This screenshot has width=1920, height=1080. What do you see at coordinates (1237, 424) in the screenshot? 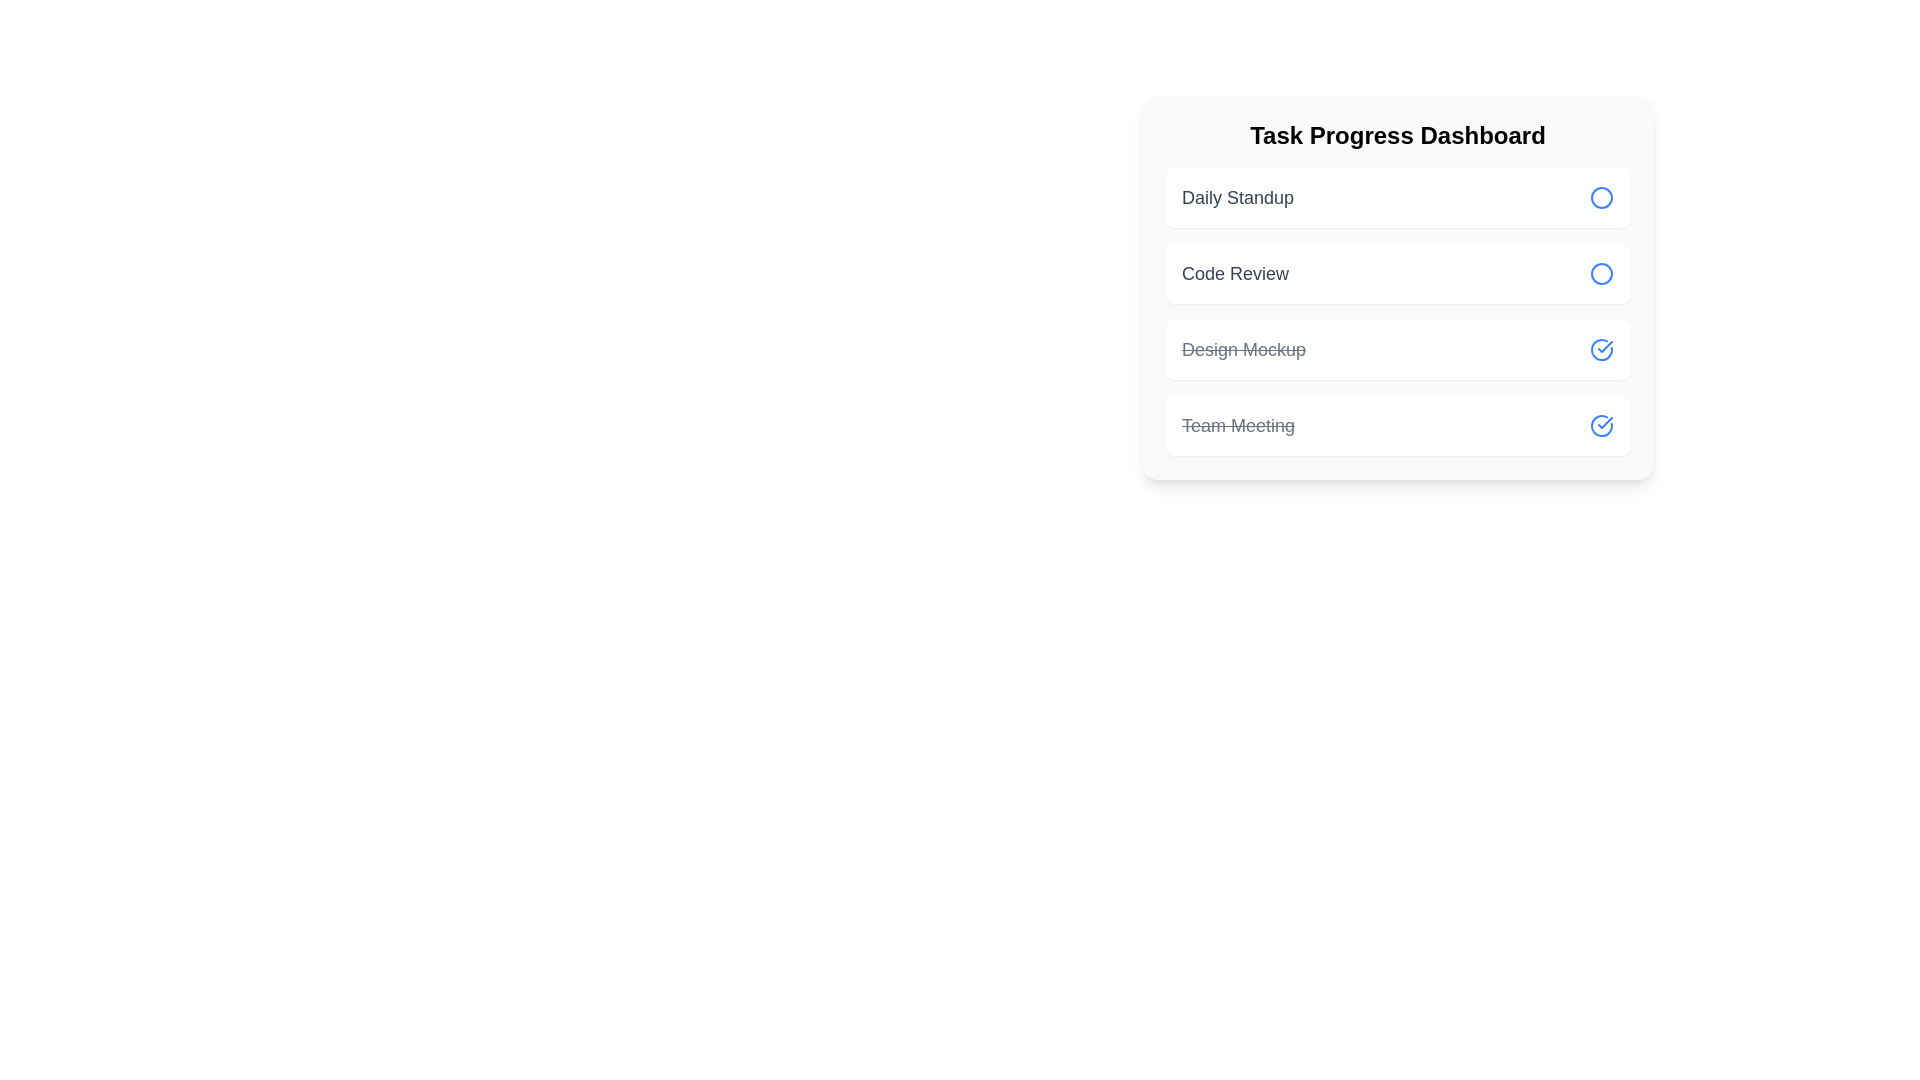
I see `the text label displaying 'Team Meeting' with a strikethrough, indicating a completed task, located at the bottom of the task list` at bounding box center [1237, 424].